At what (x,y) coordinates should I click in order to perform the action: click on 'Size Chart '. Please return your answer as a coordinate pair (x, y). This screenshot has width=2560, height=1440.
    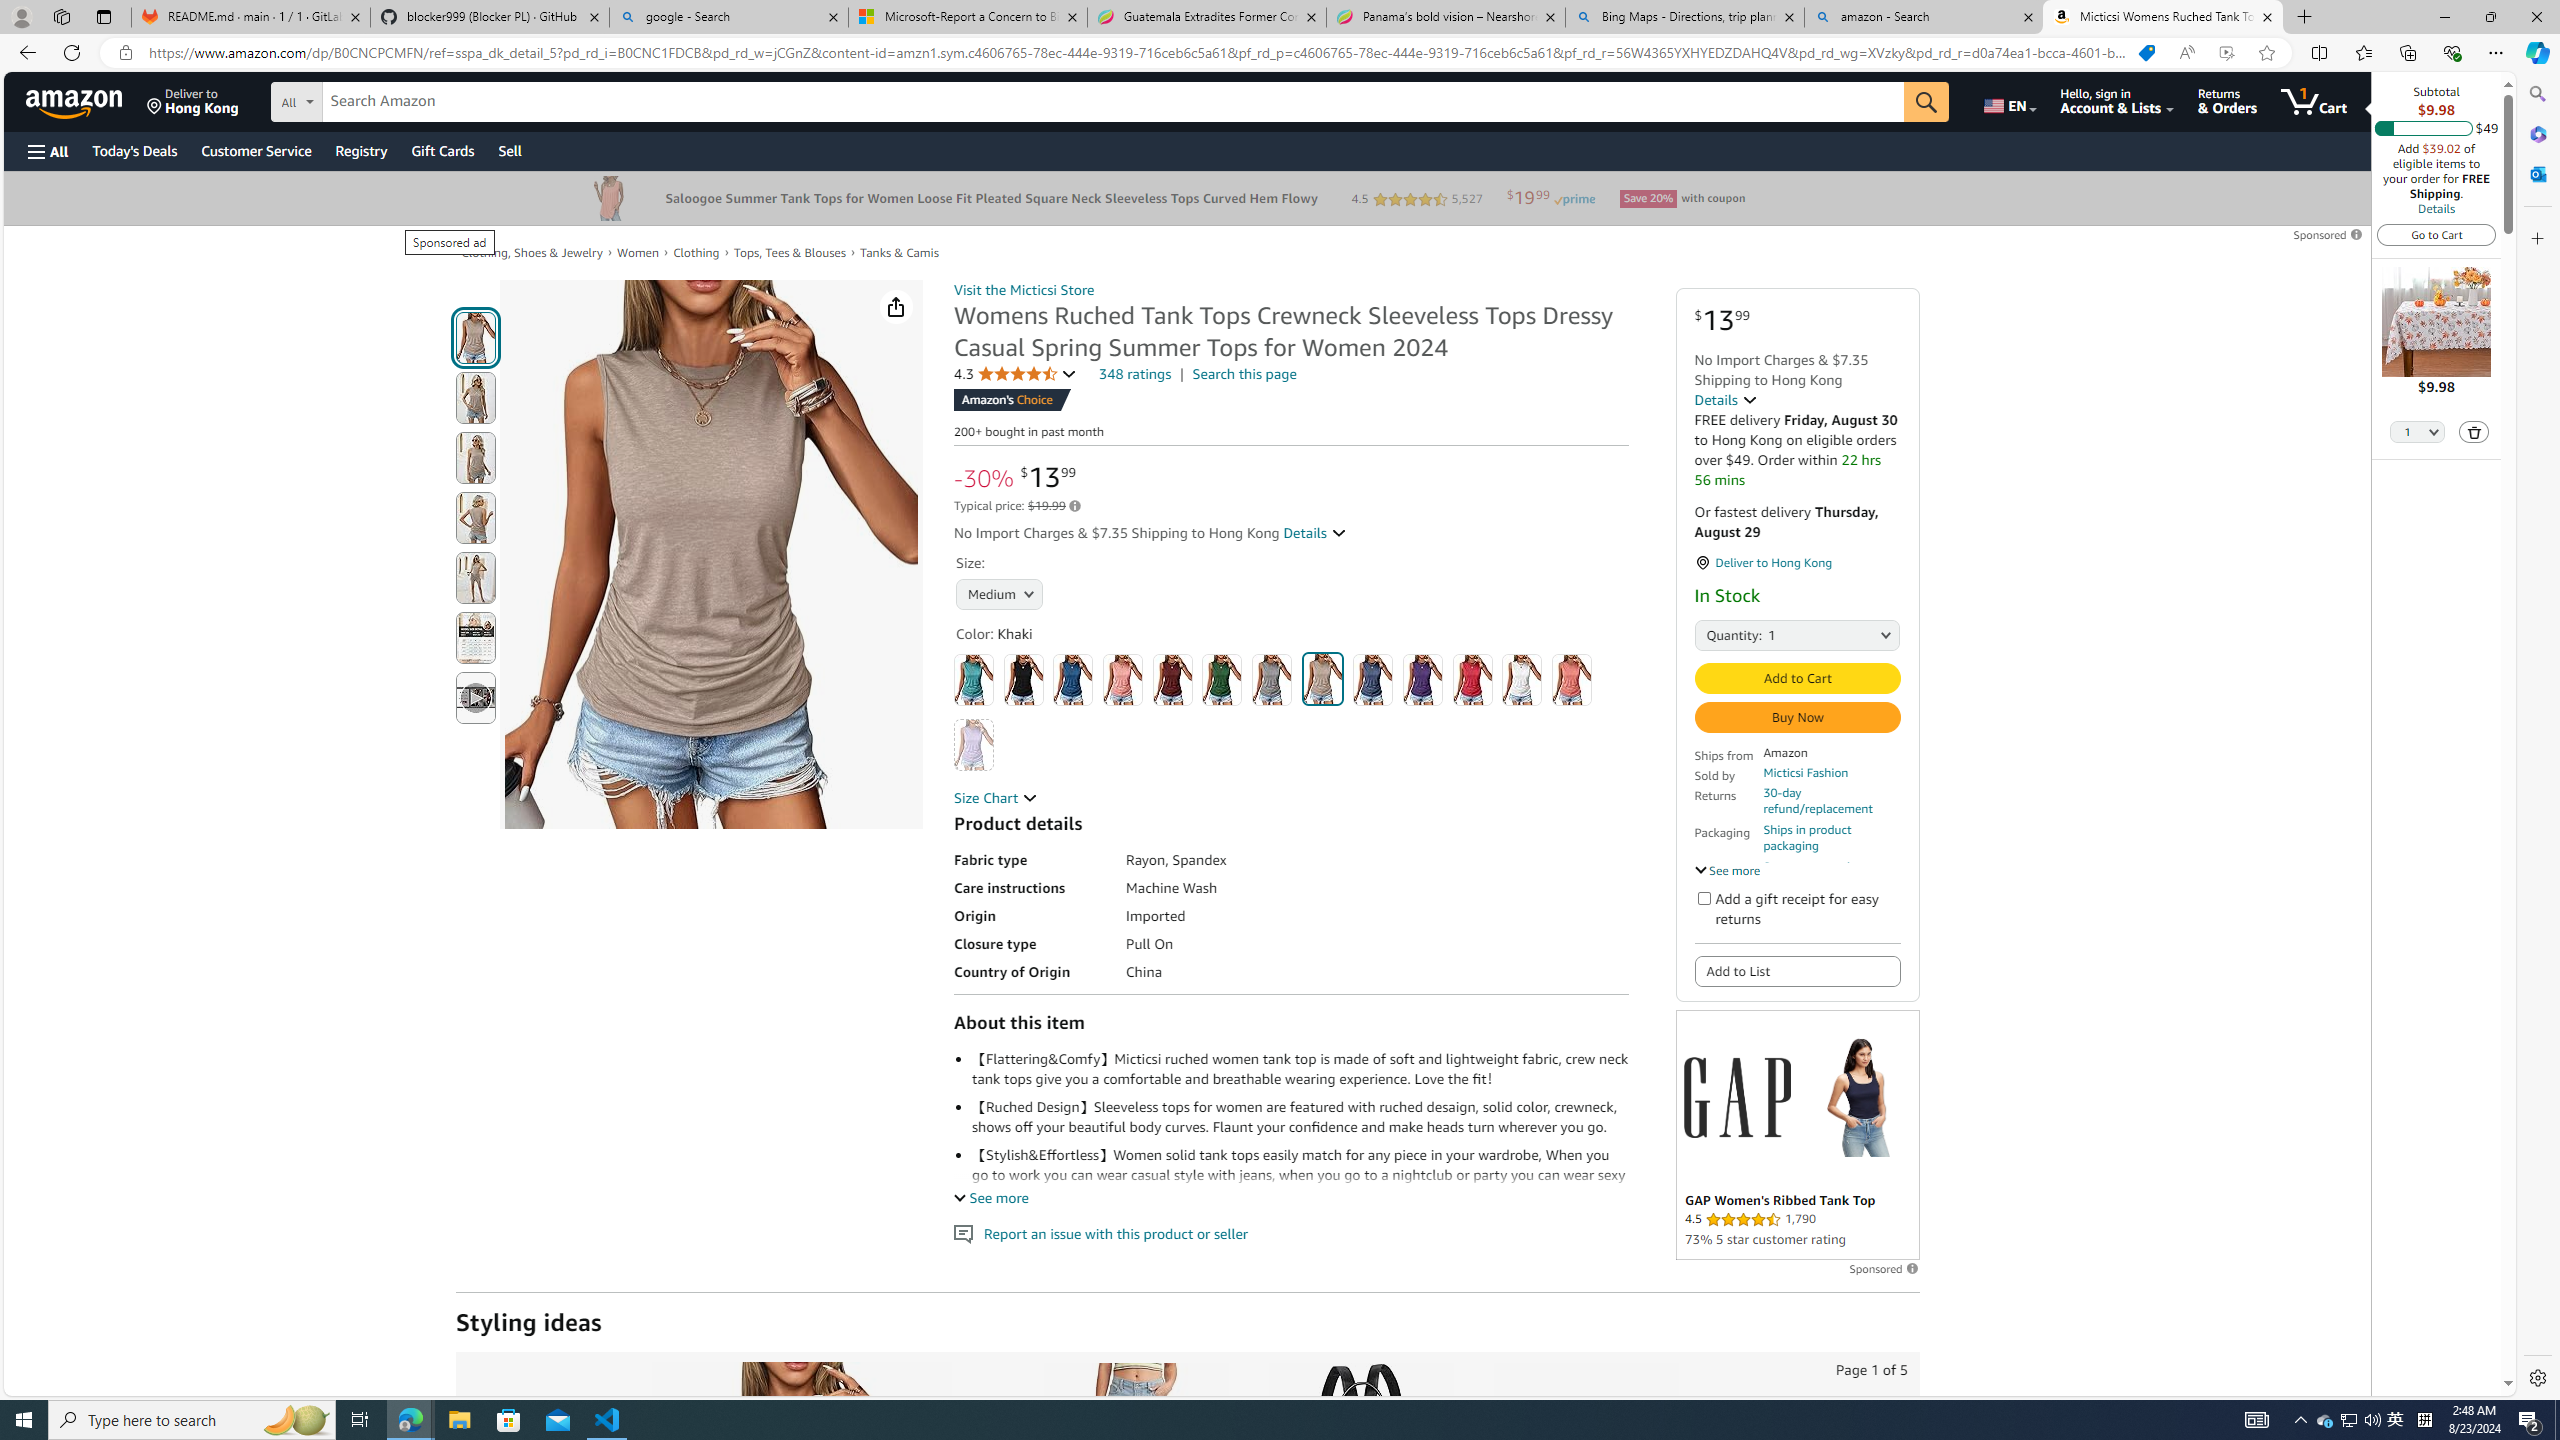
    Looking at the image, I should click on (994, 796).